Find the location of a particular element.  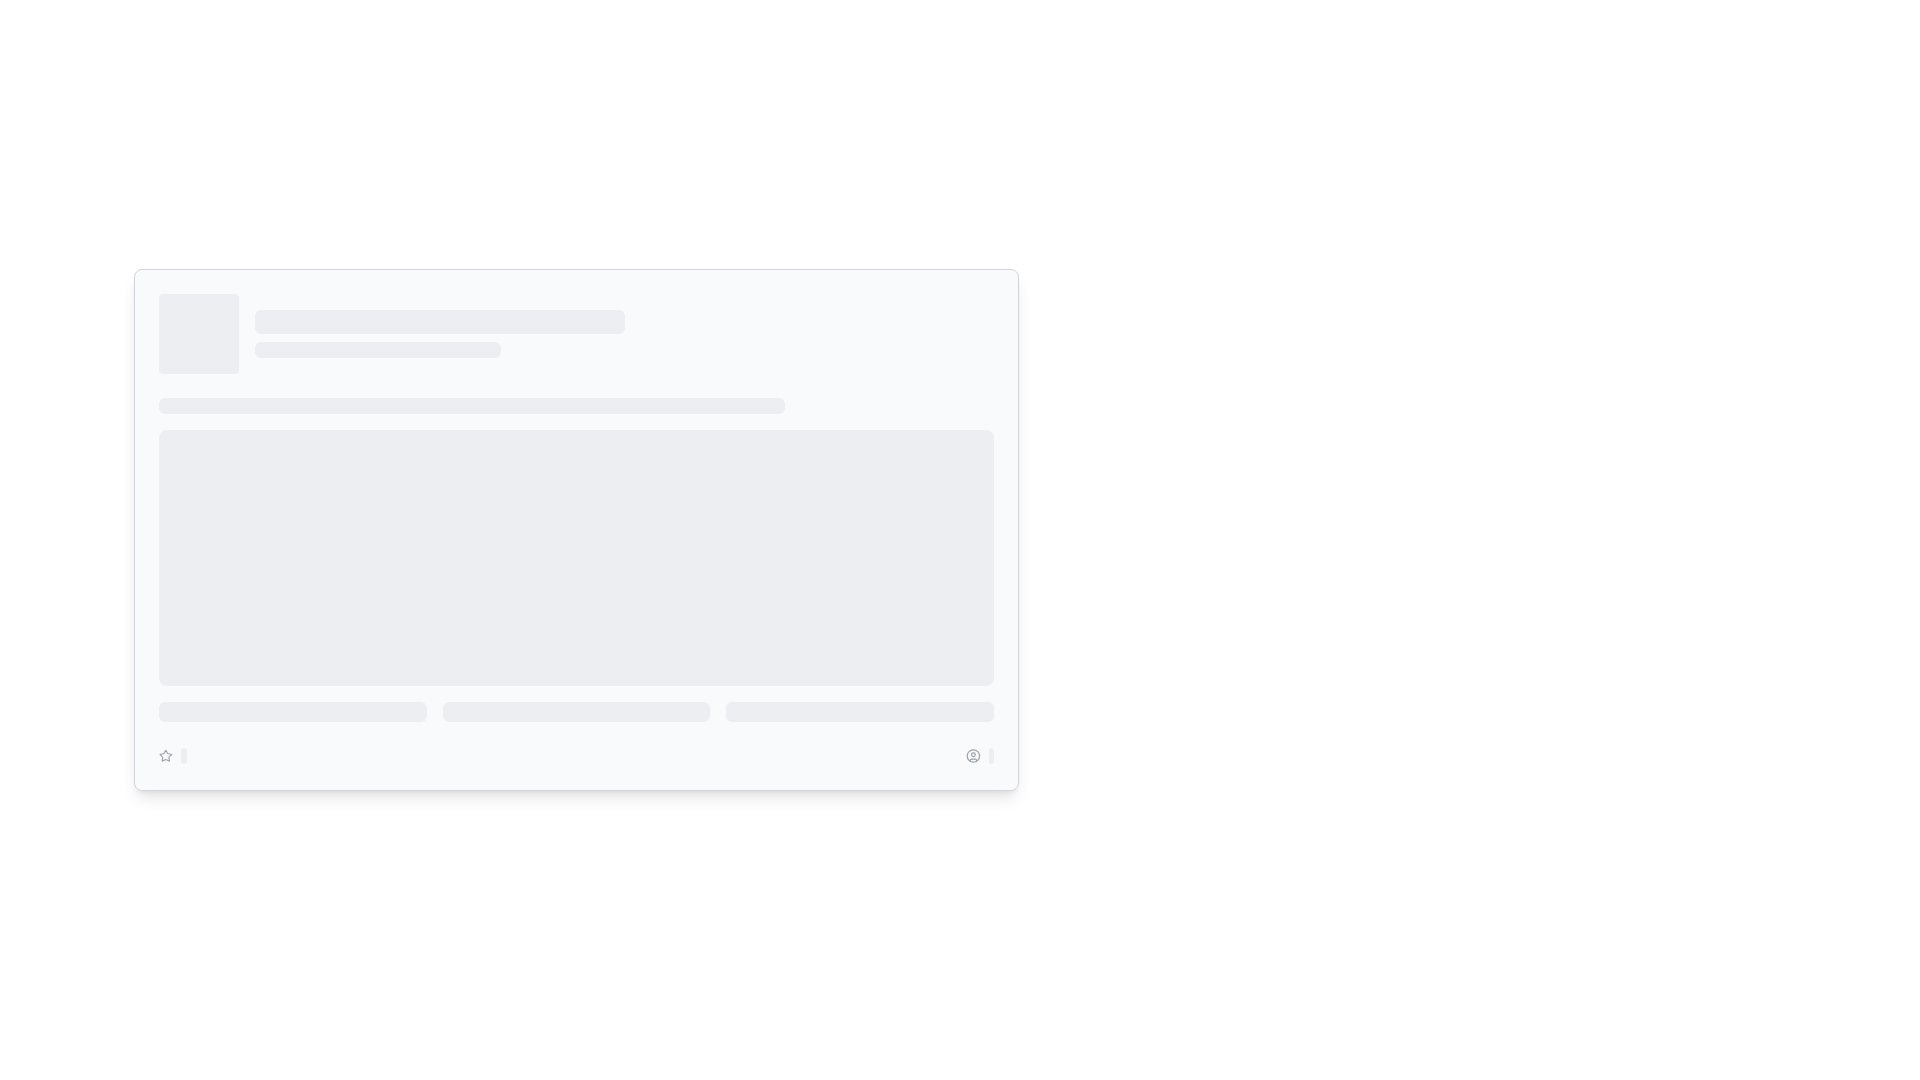

the leftmost Skeleton Placeholder Component, which indicates where content will appear in the loading state is located at coordinates (291, 711).